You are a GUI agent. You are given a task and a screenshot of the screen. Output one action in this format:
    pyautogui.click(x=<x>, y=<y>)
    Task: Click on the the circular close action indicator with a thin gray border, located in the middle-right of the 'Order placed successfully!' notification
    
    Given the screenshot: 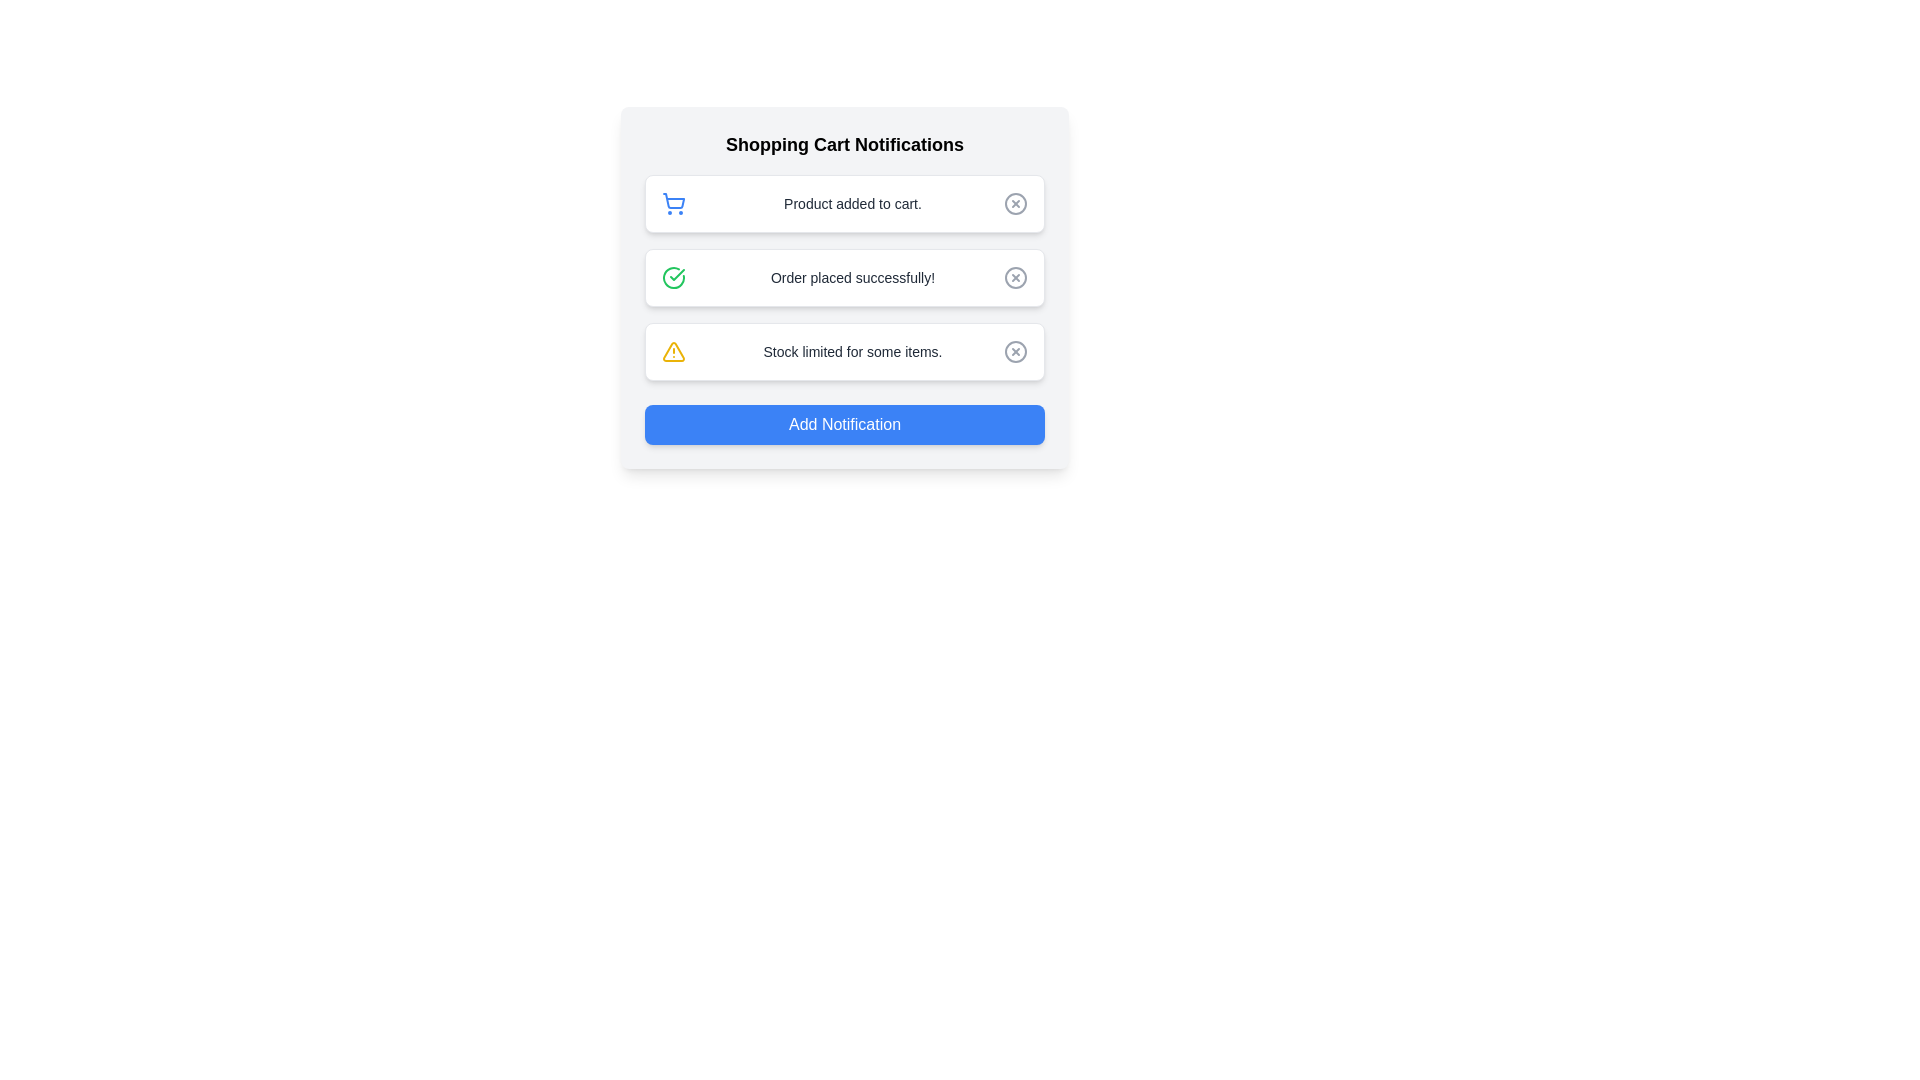 What is the action you would take?
    pyautogui.click(x=1016, y=277)
    